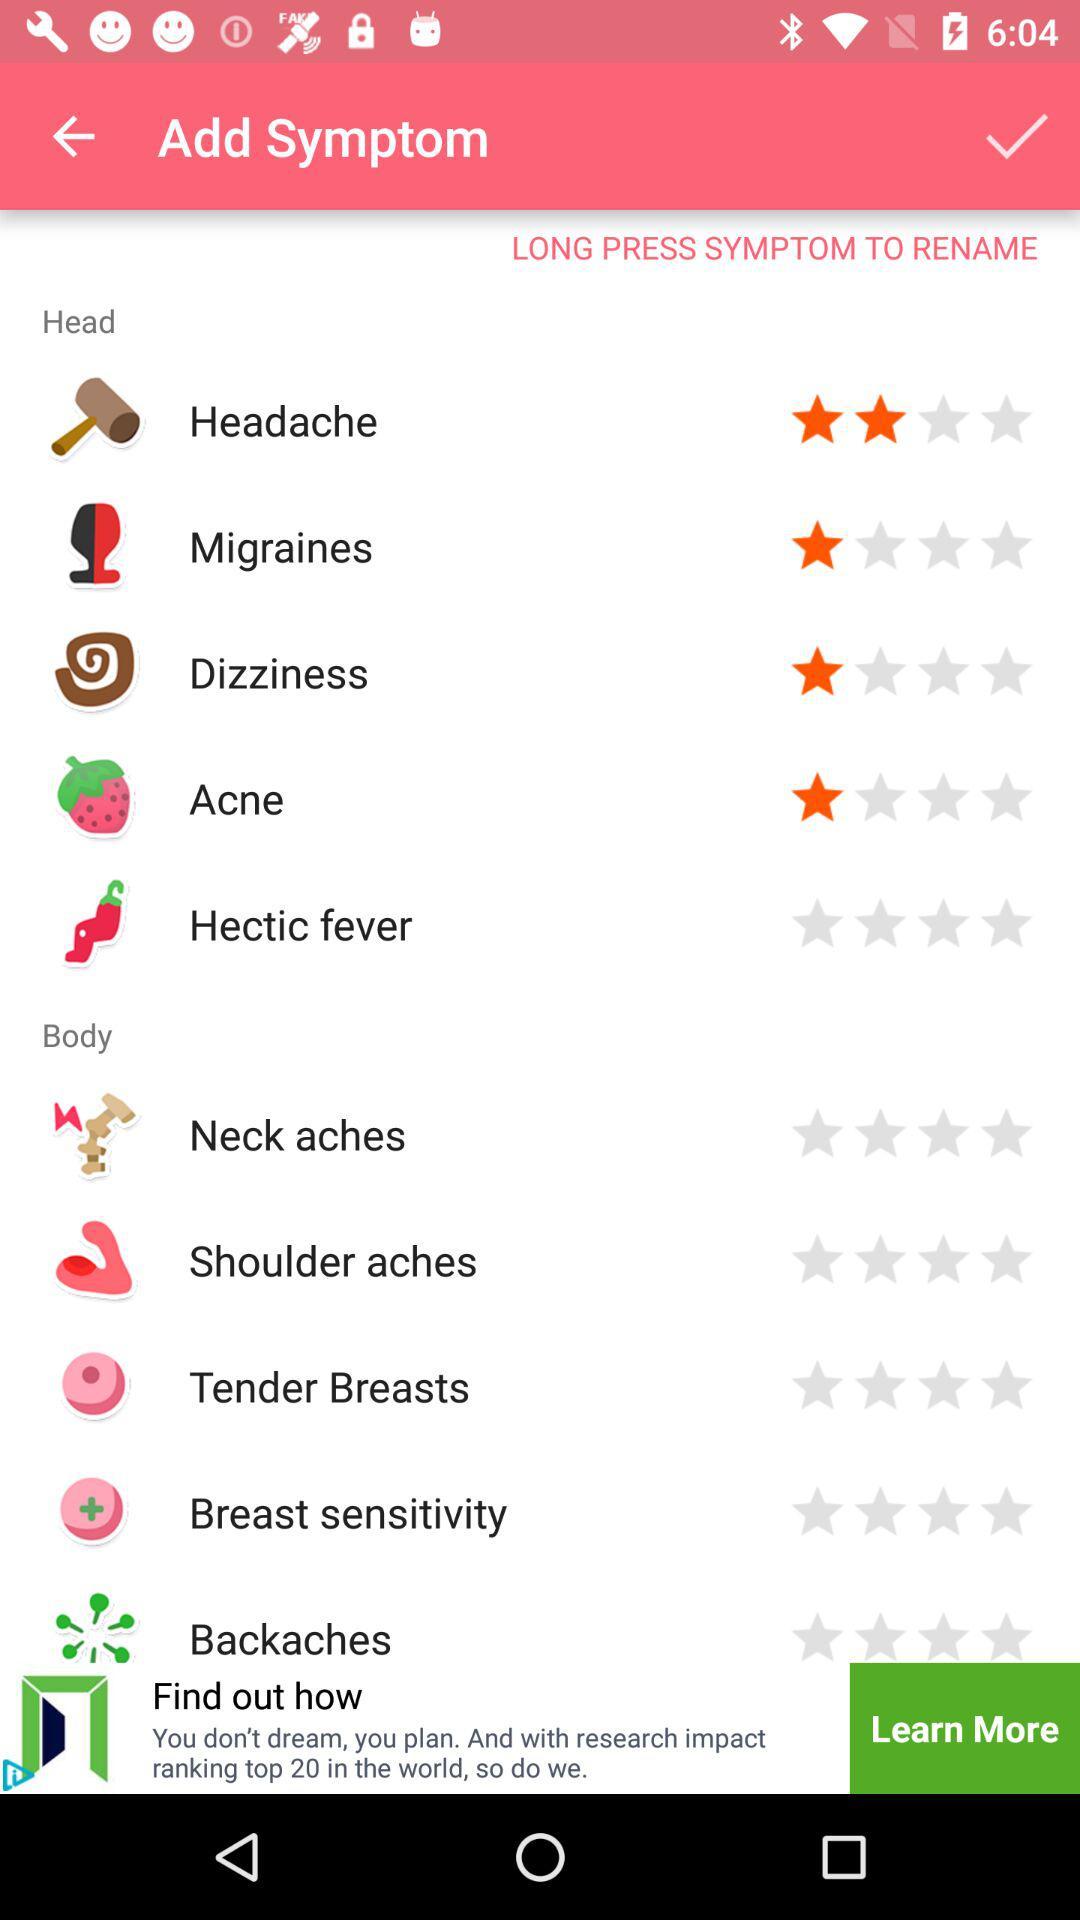 This screenshot has width=1080, height=1920. I want to click on press to mute, so click(18, 1775).